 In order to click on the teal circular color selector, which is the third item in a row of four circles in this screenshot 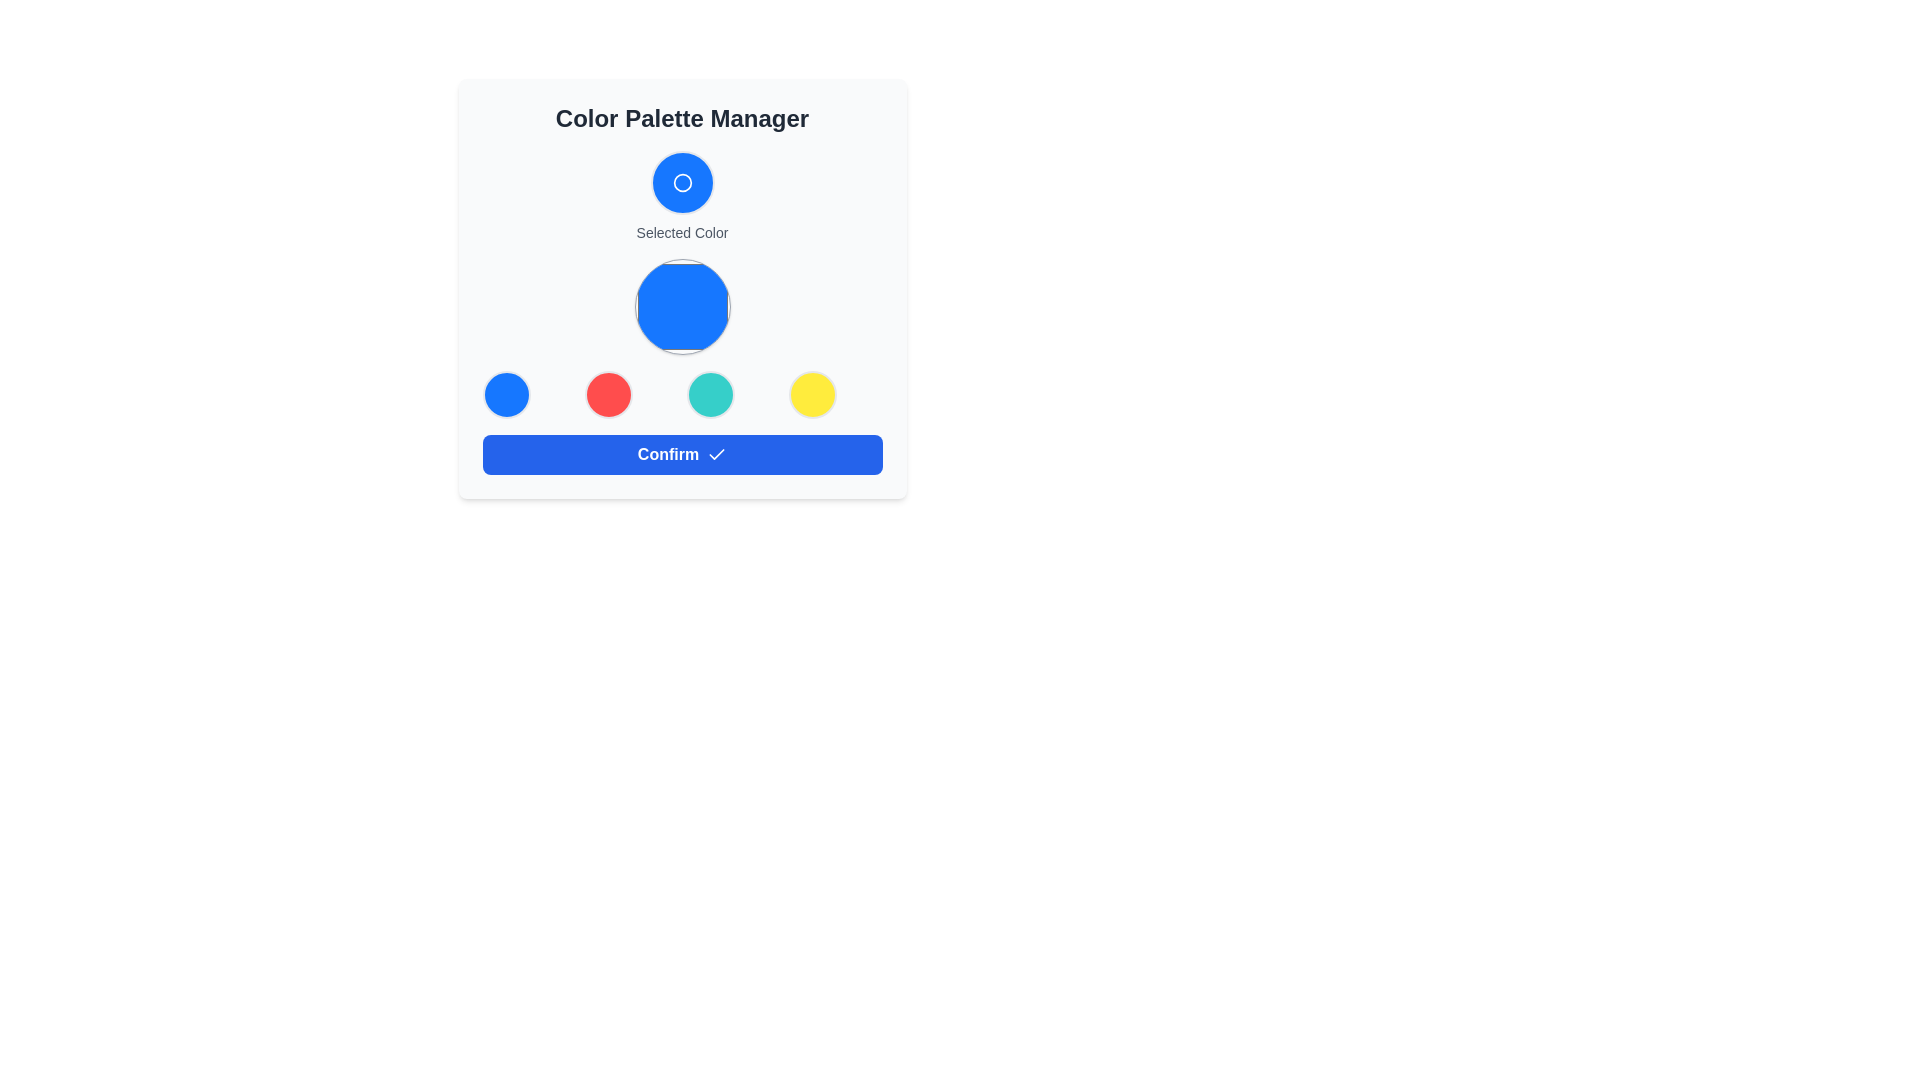, I will do `click(710, 394)`.